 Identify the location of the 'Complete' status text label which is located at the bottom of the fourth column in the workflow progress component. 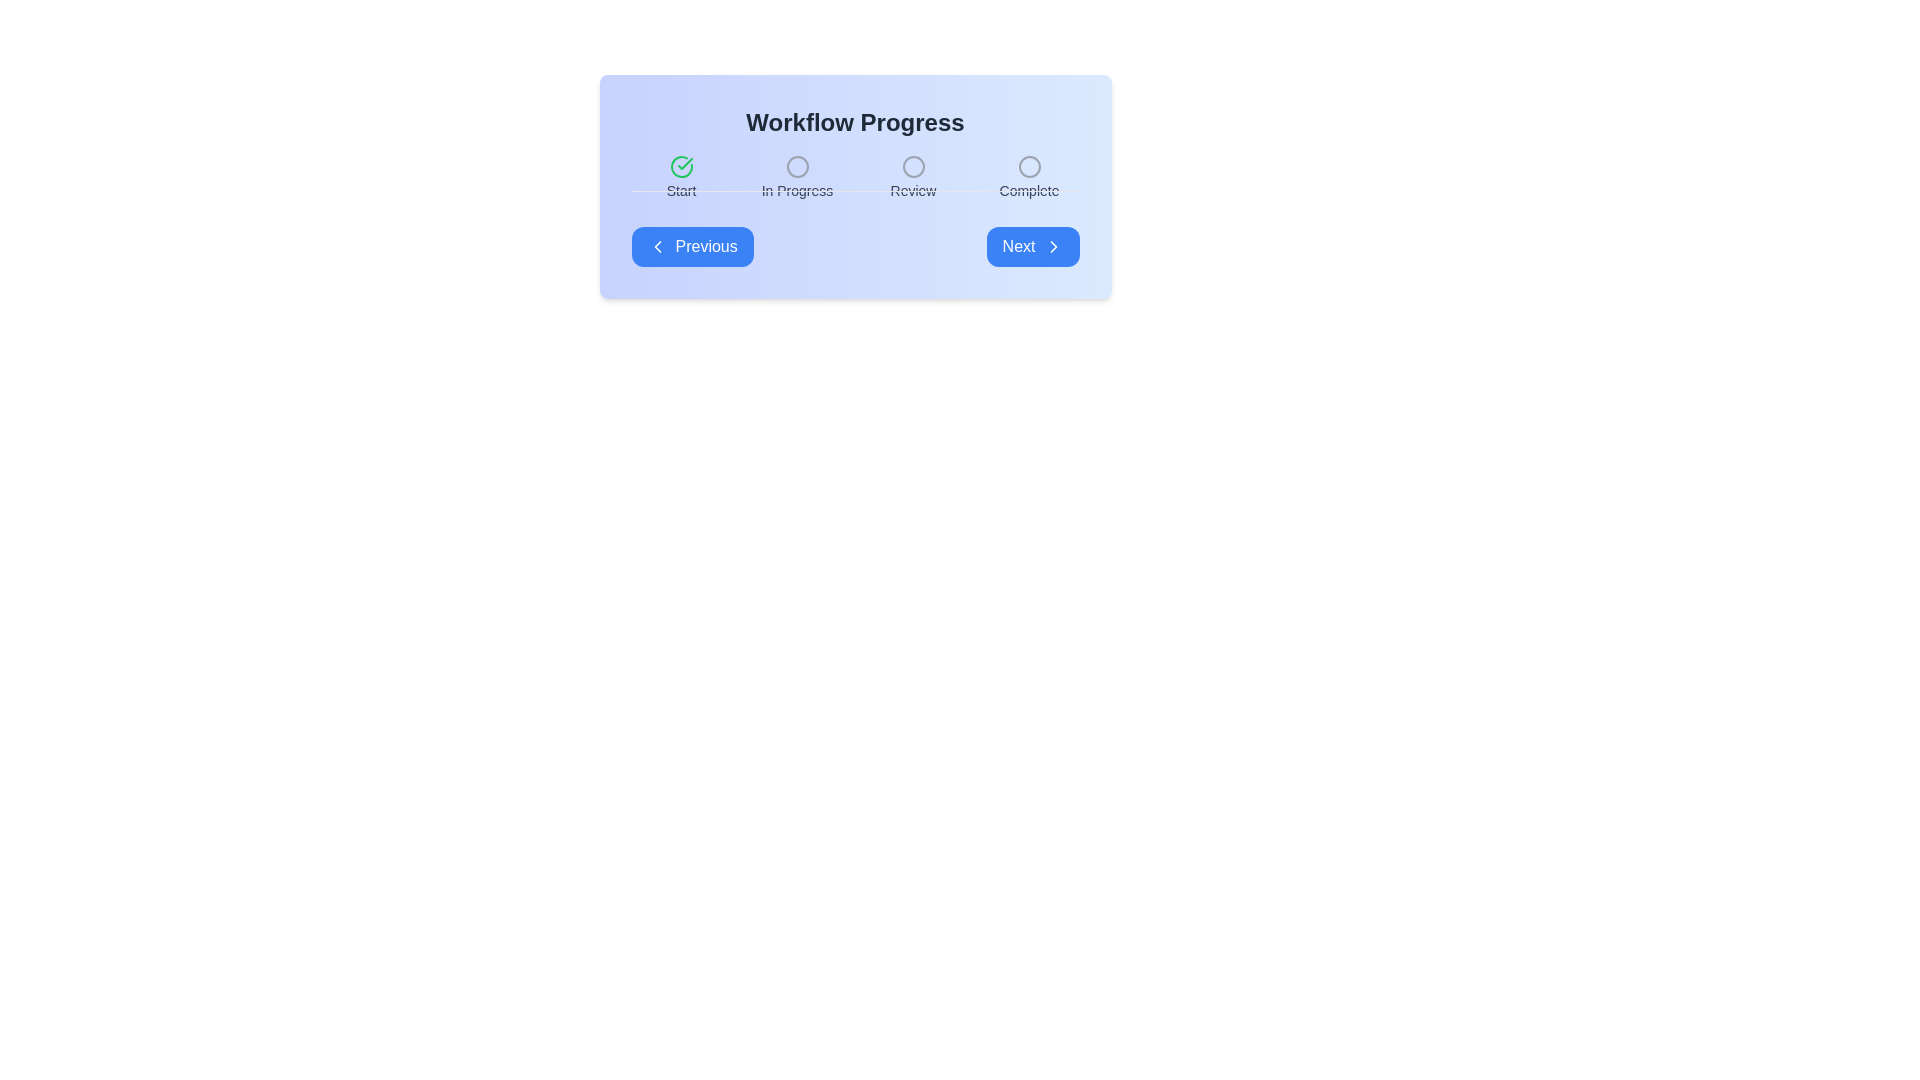
(1029, 191).